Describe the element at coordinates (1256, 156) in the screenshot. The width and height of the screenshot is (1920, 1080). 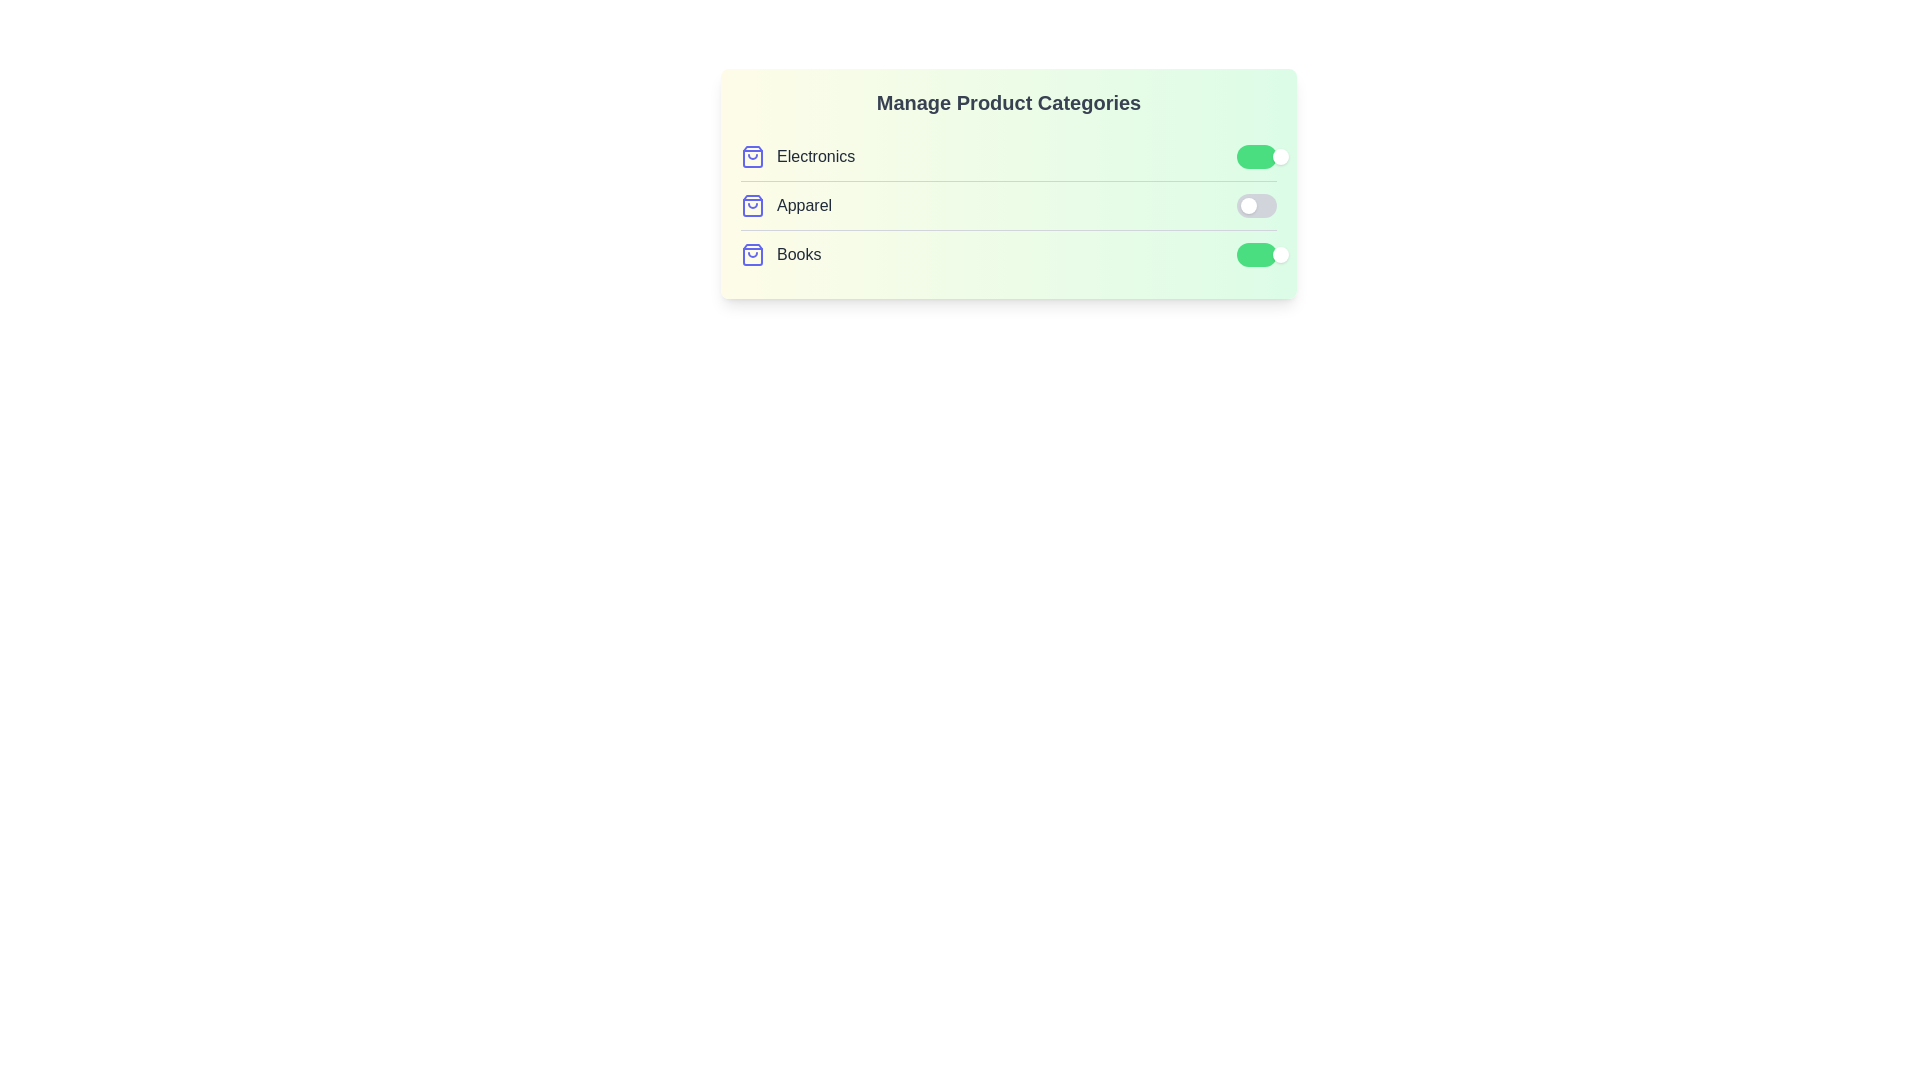
I see `the toggle switch for the 'Electronics' category` at that location.